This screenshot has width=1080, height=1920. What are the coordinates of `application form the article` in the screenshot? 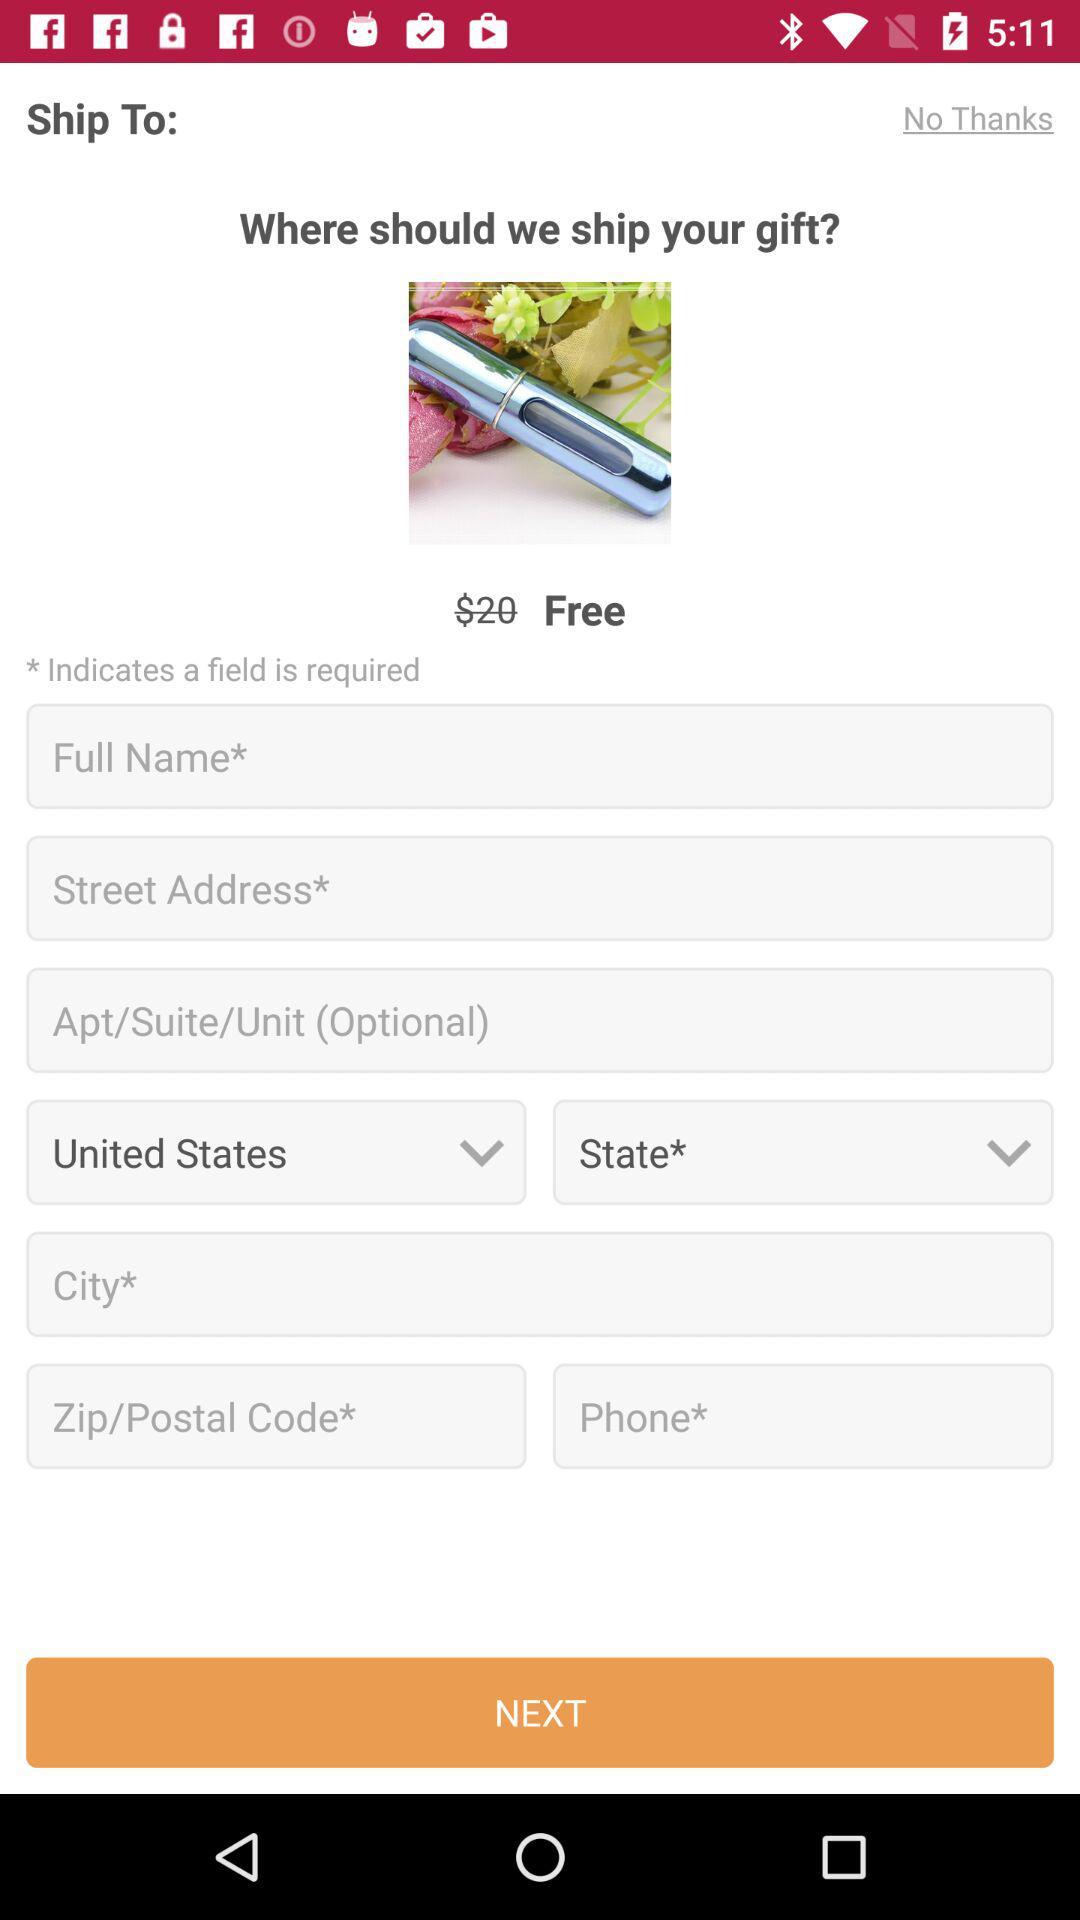 It's located at (802, 1415).